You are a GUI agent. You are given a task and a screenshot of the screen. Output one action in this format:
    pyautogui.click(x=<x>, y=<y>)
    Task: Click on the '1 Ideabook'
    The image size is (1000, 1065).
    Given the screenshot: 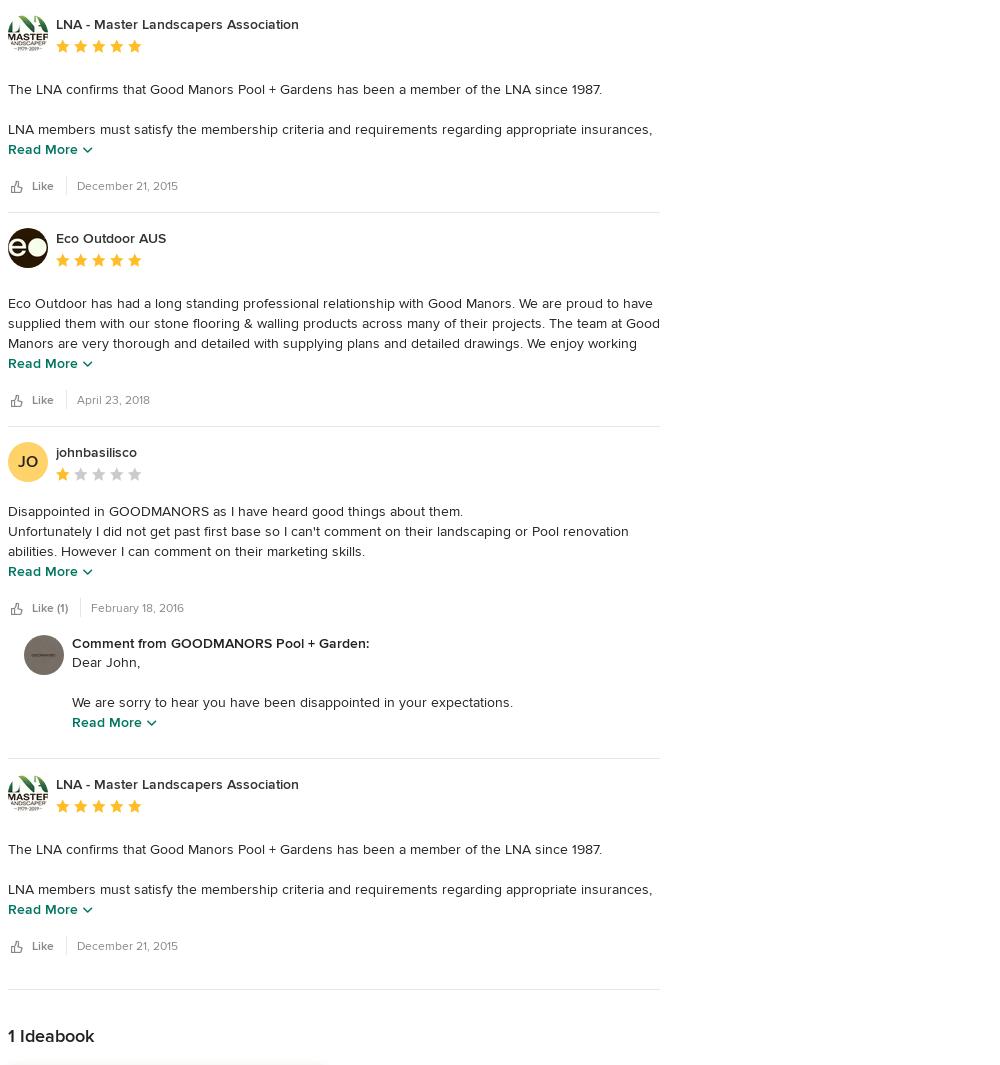 What is the action you would take?
    pyautogui.click(x=51, y=1036)
    